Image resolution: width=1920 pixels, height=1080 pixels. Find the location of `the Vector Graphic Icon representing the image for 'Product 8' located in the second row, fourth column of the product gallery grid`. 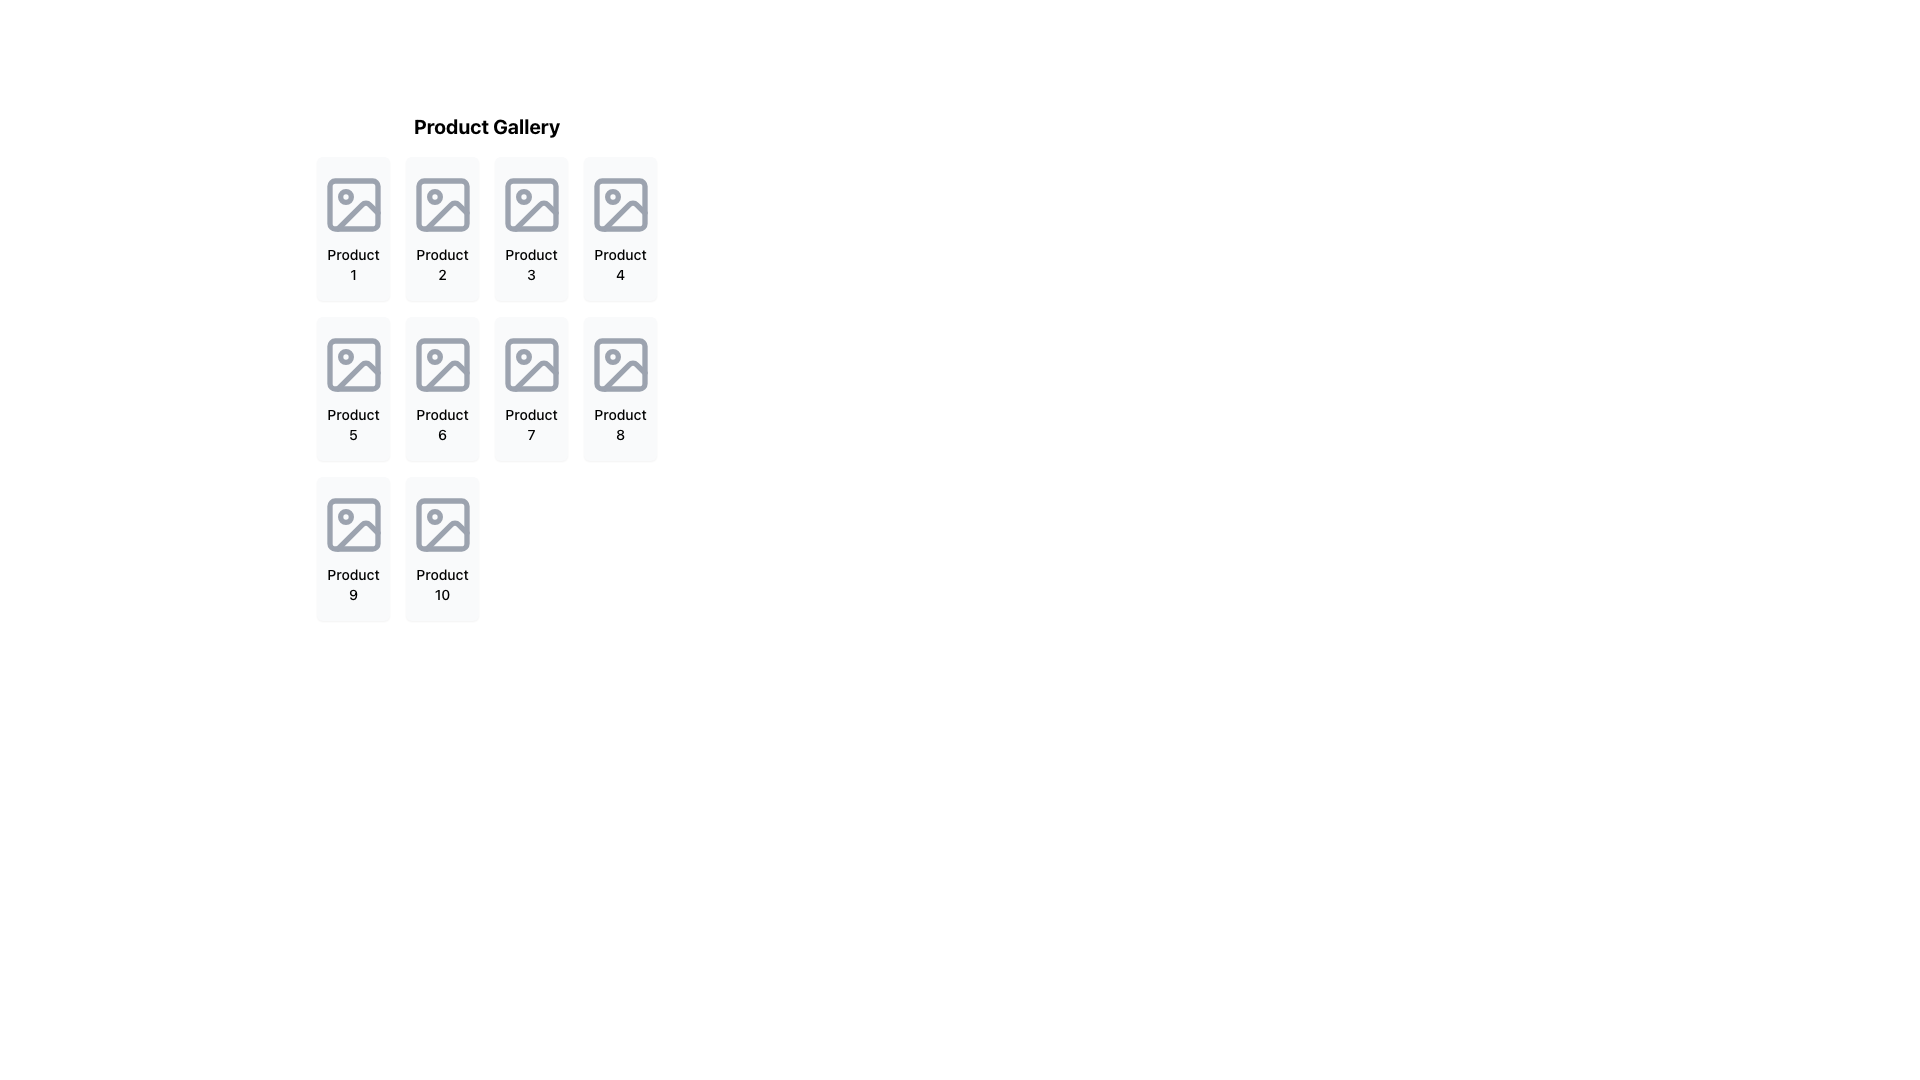

the Vector Graphic Icon representing the image for 'Product 8' located in the second row, fourth column of the product gallery grid is located at coordinates (623, 376).